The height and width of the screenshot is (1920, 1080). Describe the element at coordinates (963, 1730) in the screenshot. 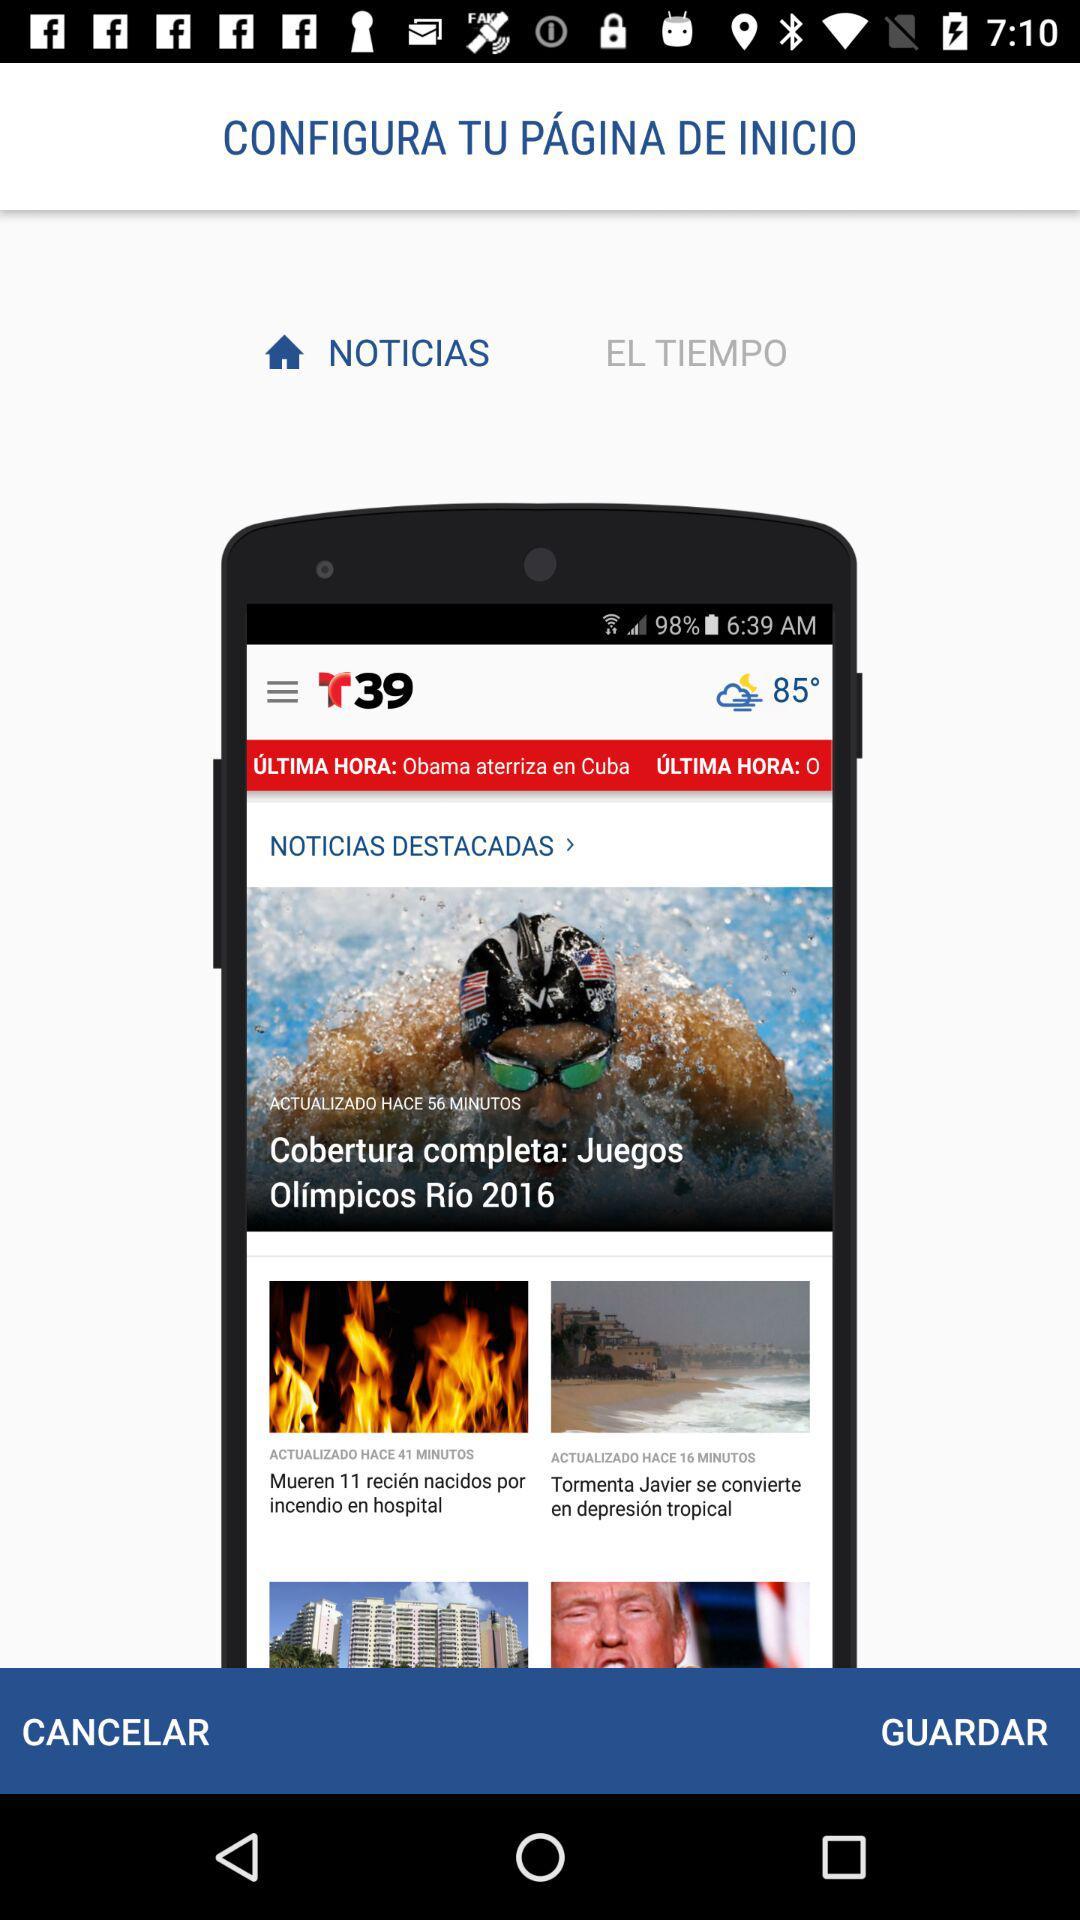

I see `item below el tiempo` at that location.